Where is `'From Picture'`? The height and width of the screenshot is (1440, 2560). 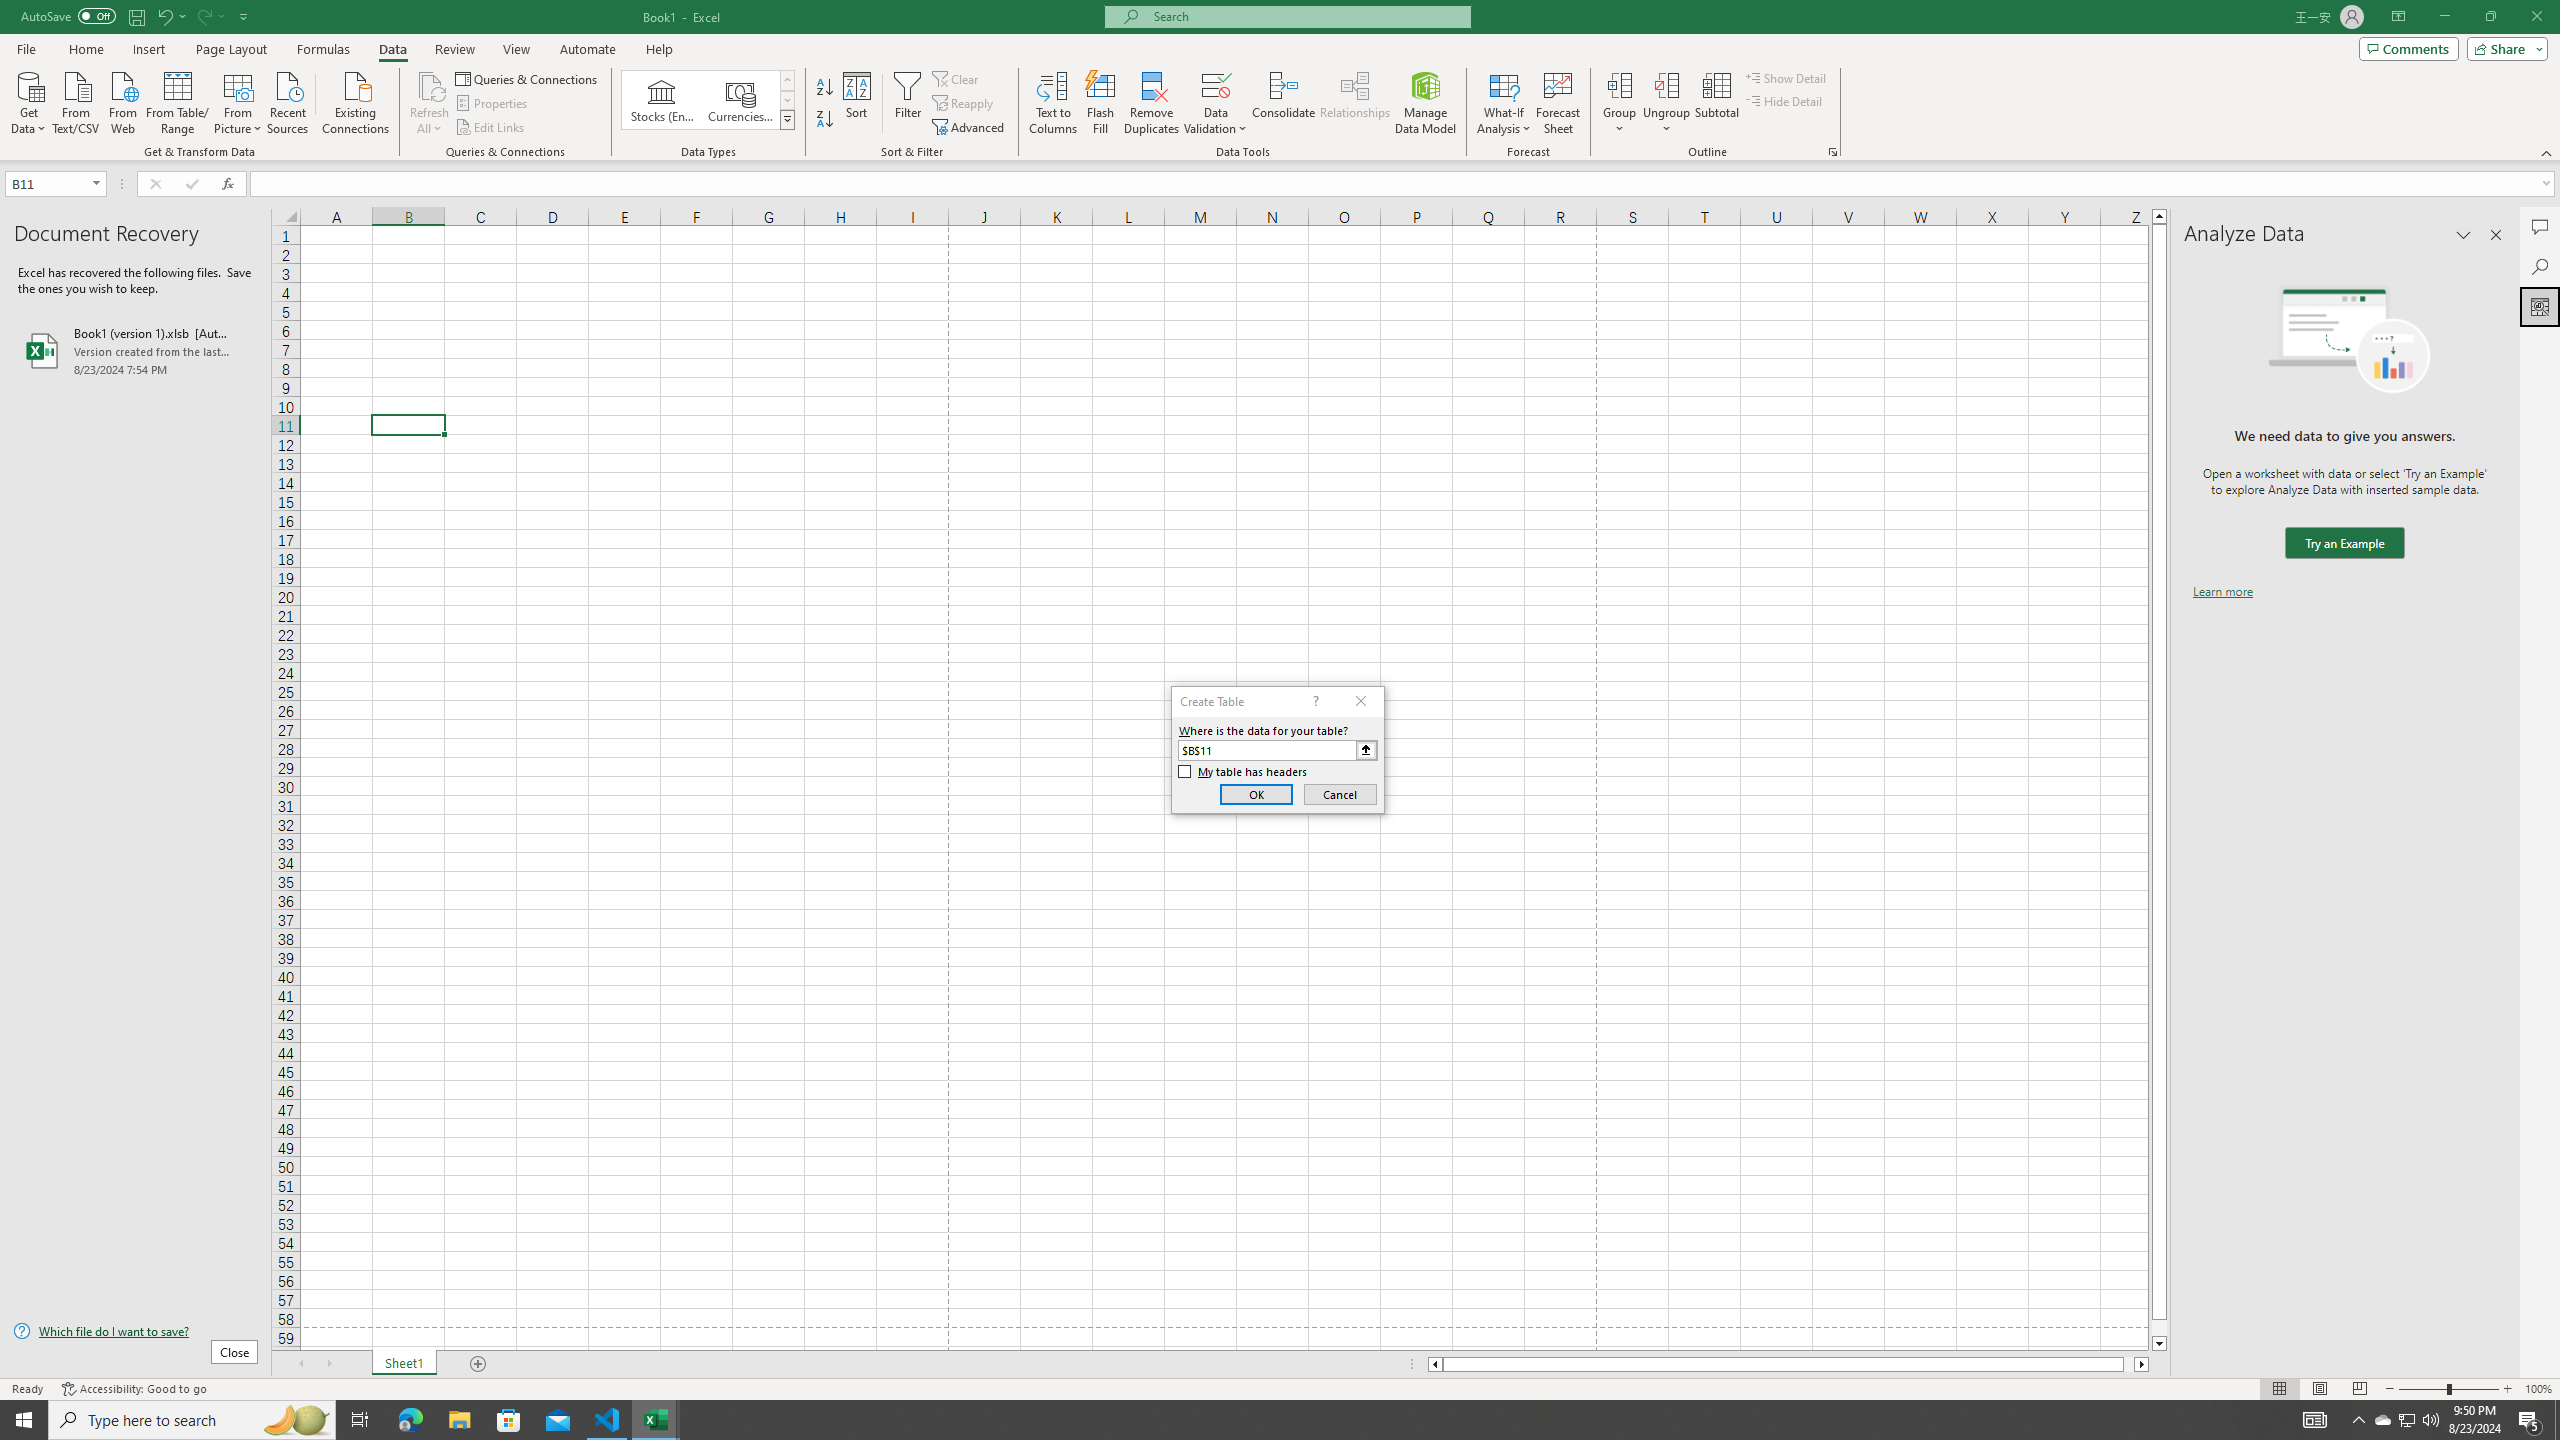 'From Picture' is located at coordinates (239, 100).